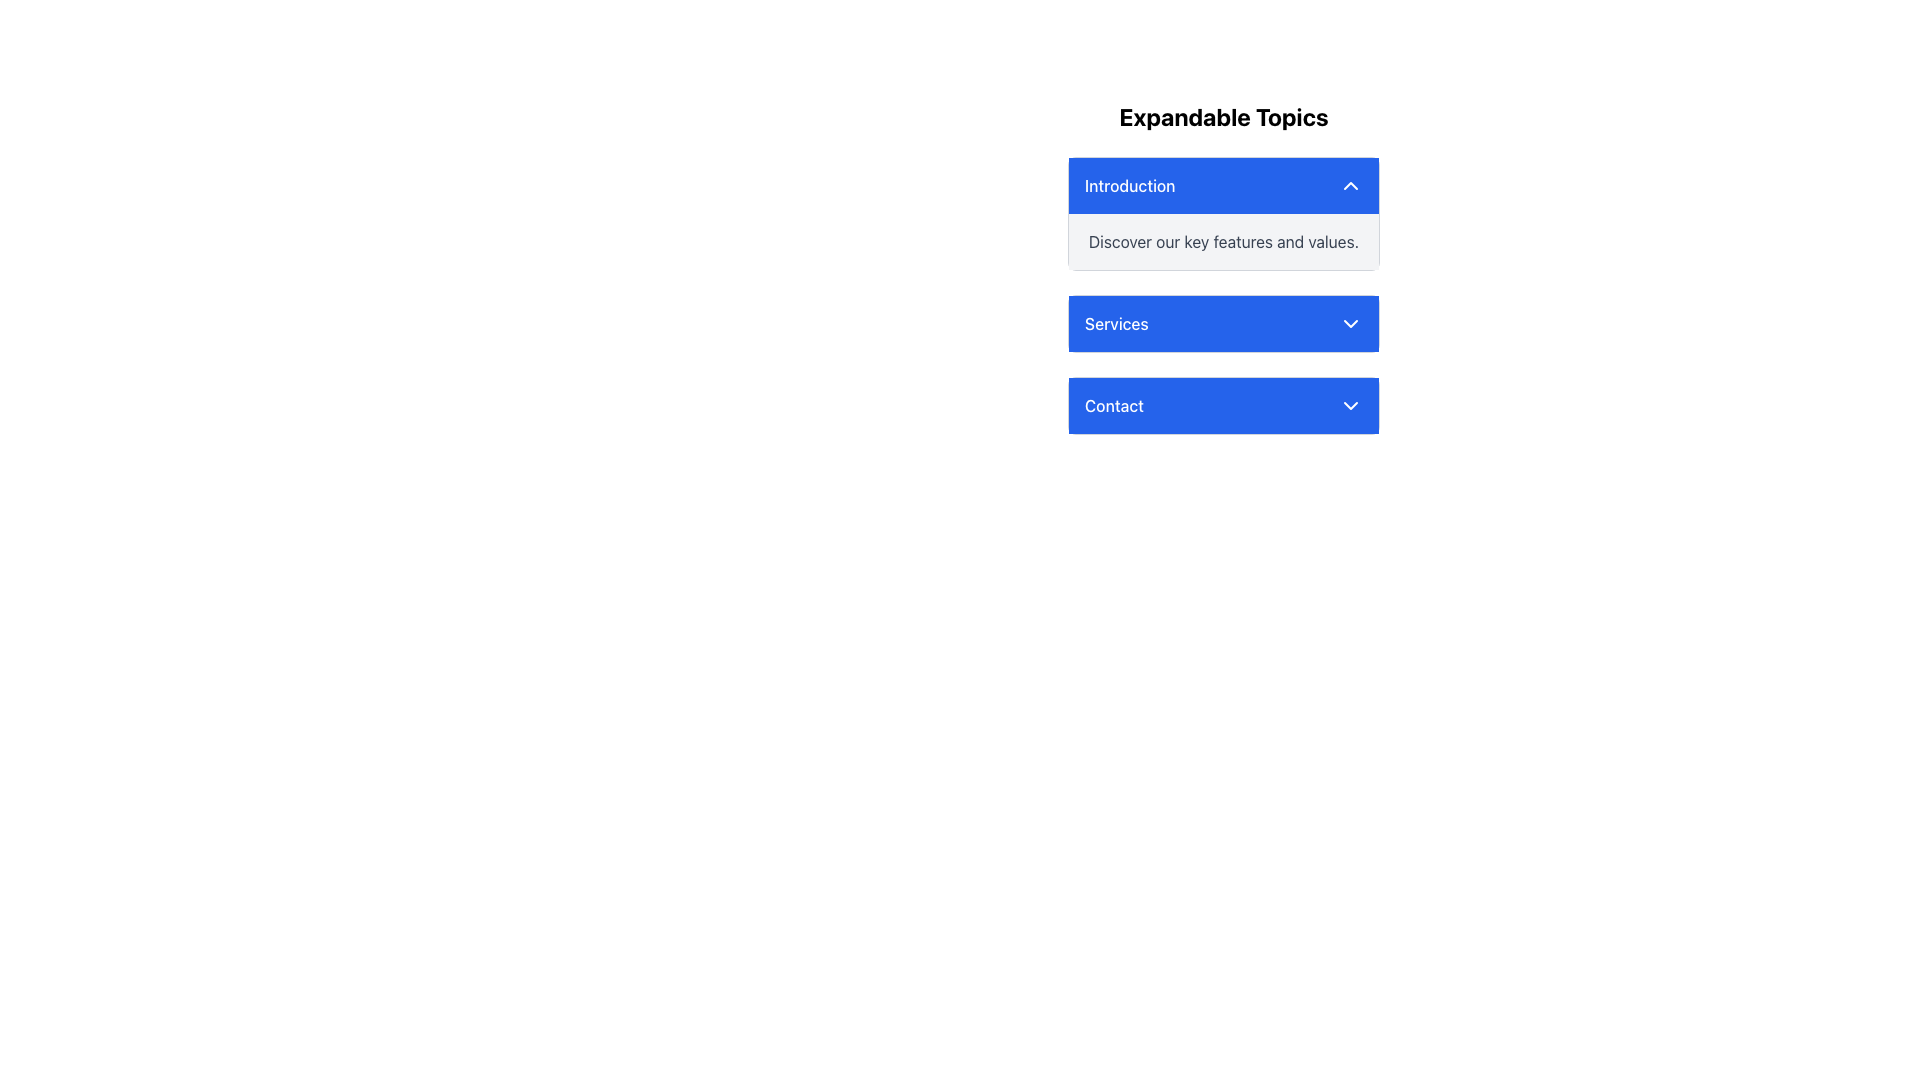 Image resolution: width=1920 pixels, height=1080 pixels. I want to click on the 'Contact' text label, which is displayed in white font on a blue background and is part of a header structure that includes a downward-pointing arrow icon on its right, so click(1113, 405).